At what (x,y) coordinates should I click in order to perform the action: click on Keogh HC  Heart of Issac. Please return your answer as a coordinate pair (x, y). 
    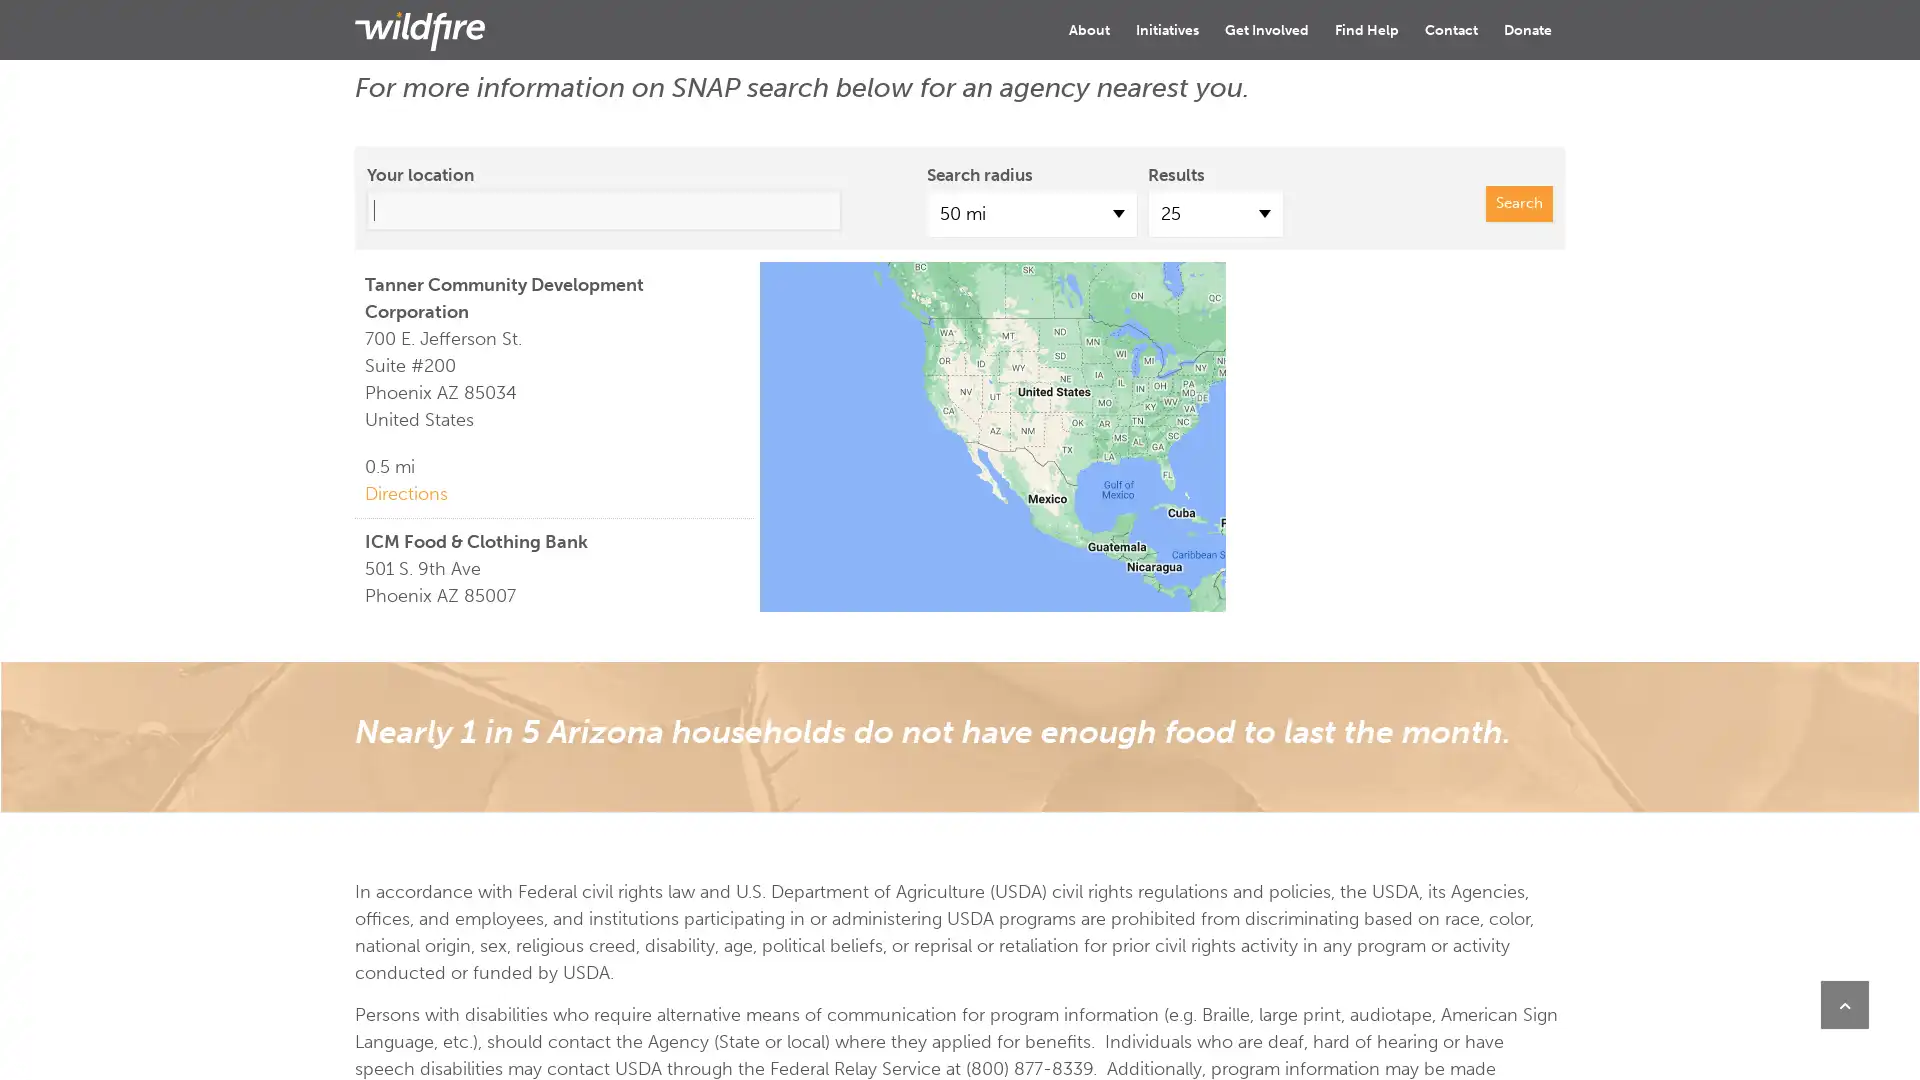
    Looking at the image, I should click on (1113, 408).